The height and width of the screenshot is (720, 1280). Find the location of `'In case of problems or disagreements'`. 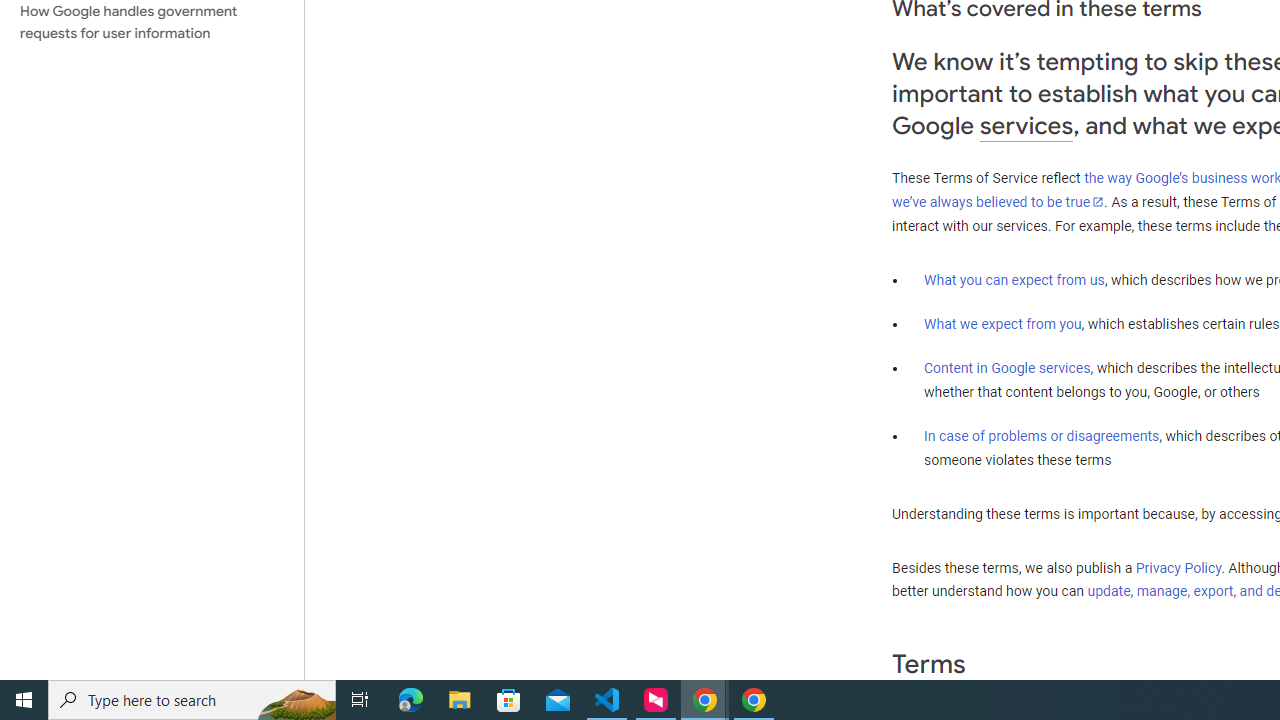

'In case of problems or disagreements' is located at coordinates (1040, 434).